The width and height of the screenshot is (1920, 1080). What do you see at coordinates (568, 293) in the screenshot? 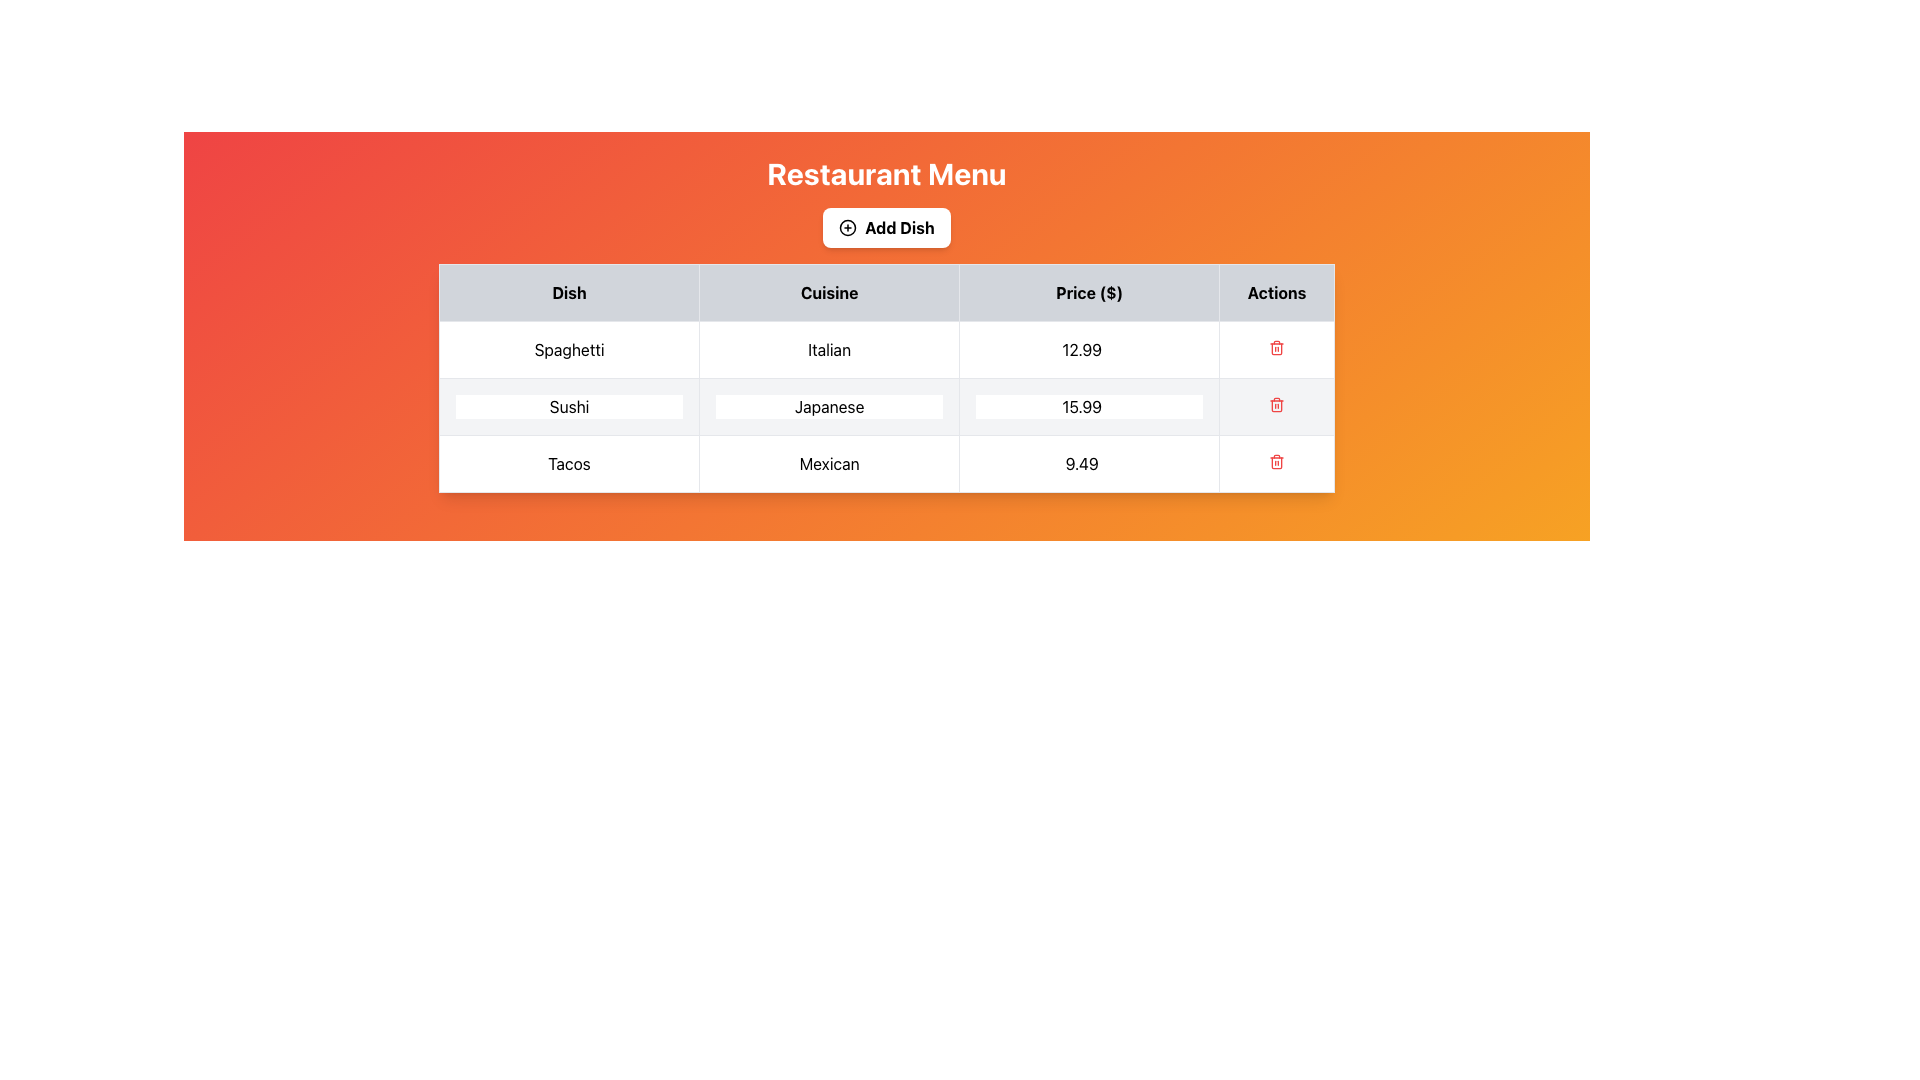
I see `the first column header label of the table, which is titled 'Dish', located leftmost among the headers 'Dish', 'Cuisine', 'Price ($)', and 'Actions'` at bounding box center [568, 293].